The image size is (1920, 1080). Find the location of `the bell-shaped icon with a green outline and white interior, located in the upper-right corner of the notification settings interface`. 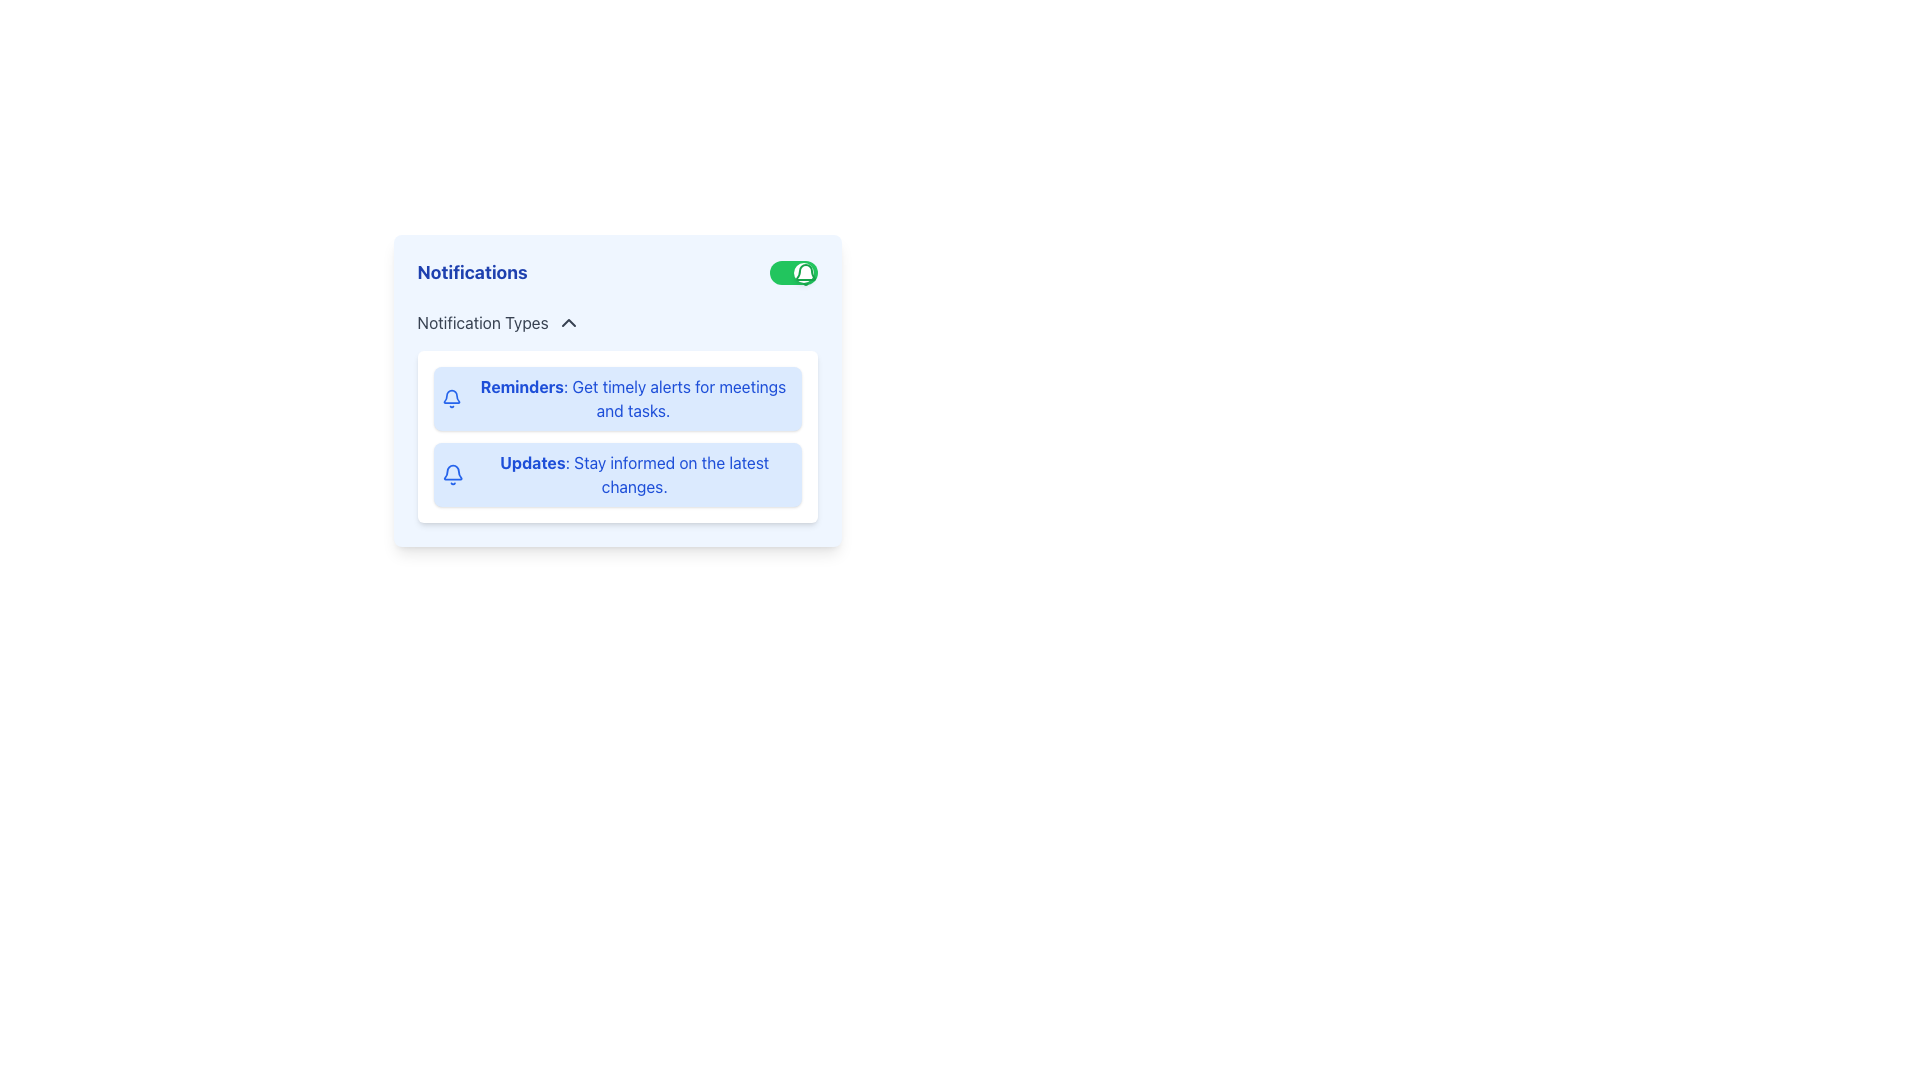

the bell-shaped icon with a green outline and white interior, located in the upper-right corner of the notification settings interface is located at coordinates (805, 274).